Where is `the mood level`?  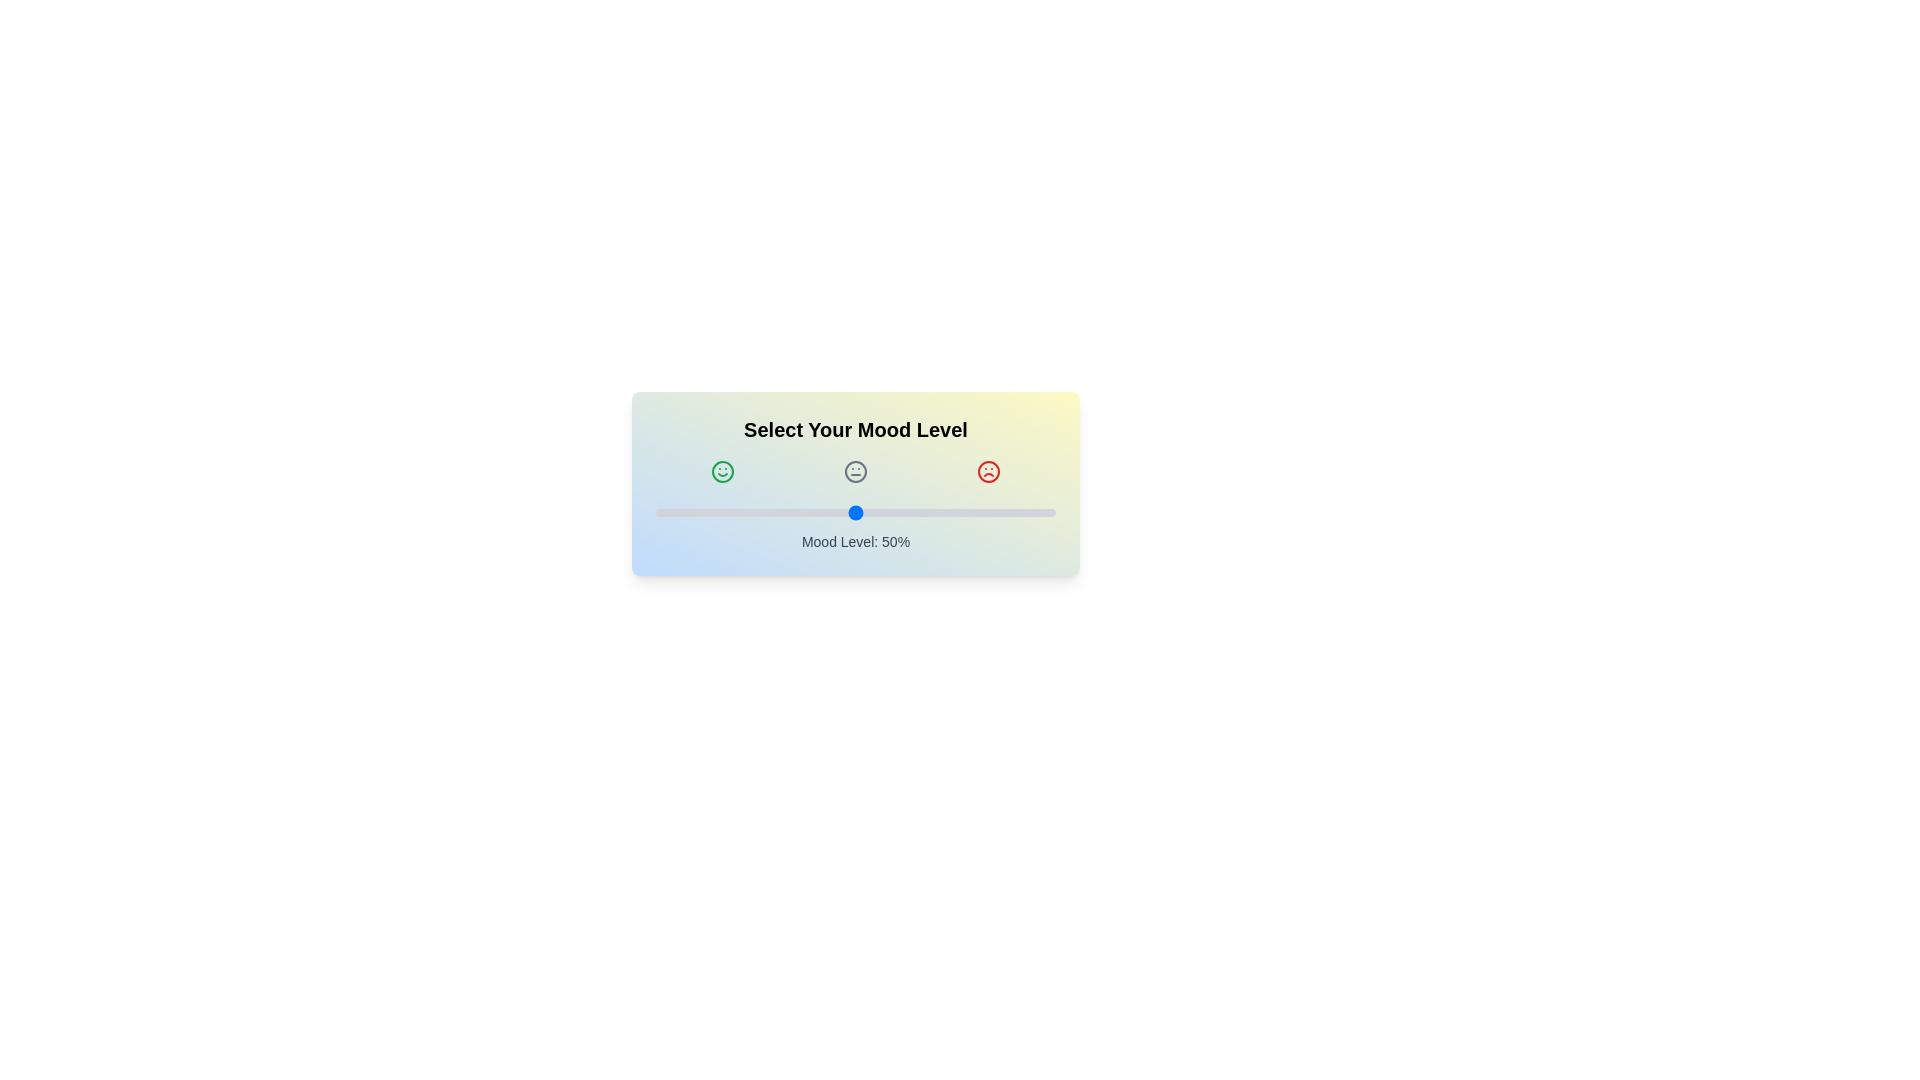
the mood level is located at coordinates (835, 512).